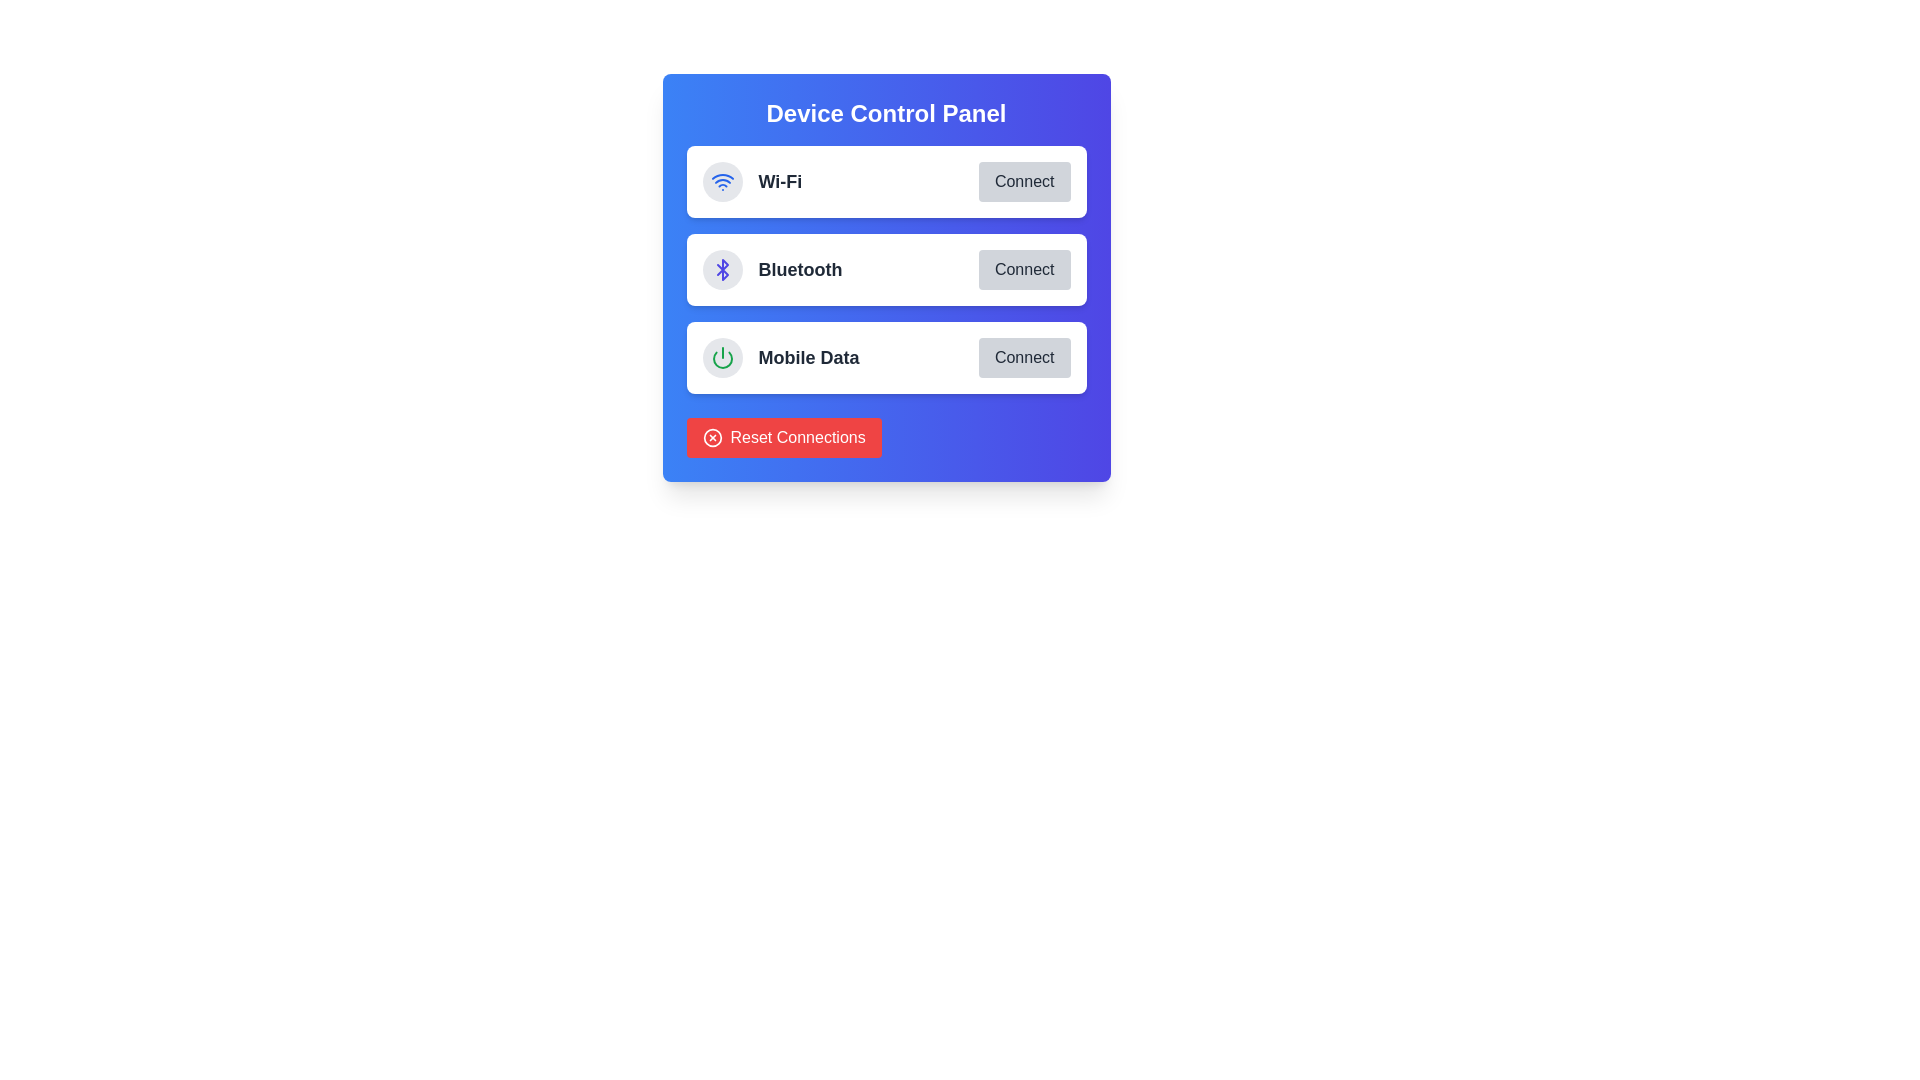 This screenshot has height=1080, width=1920. I want to click on the circular gray button with a green power icon in the 'Mobile Data' row of the 'Device Control Panel', so click(721, 357).